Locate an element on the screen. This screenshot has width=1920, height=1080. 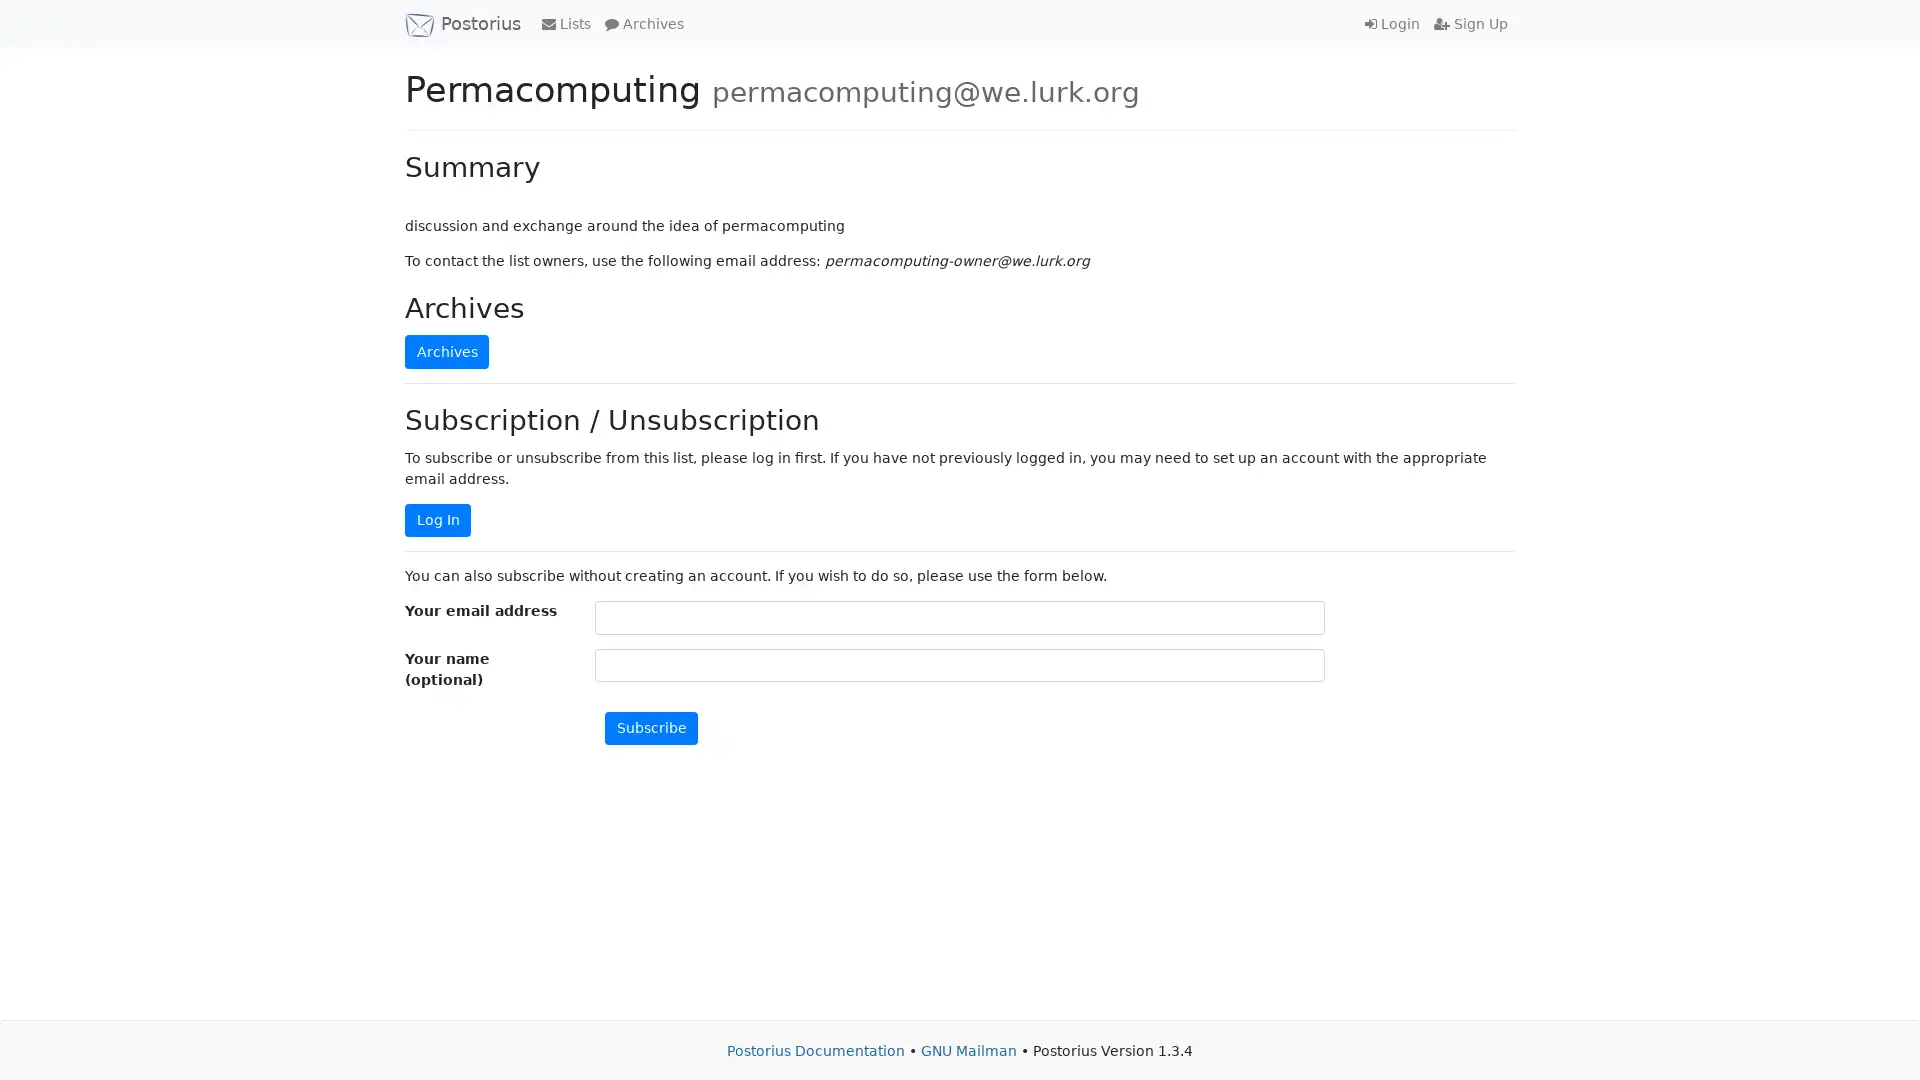
Subscribe is located at coordinates (651, 728).